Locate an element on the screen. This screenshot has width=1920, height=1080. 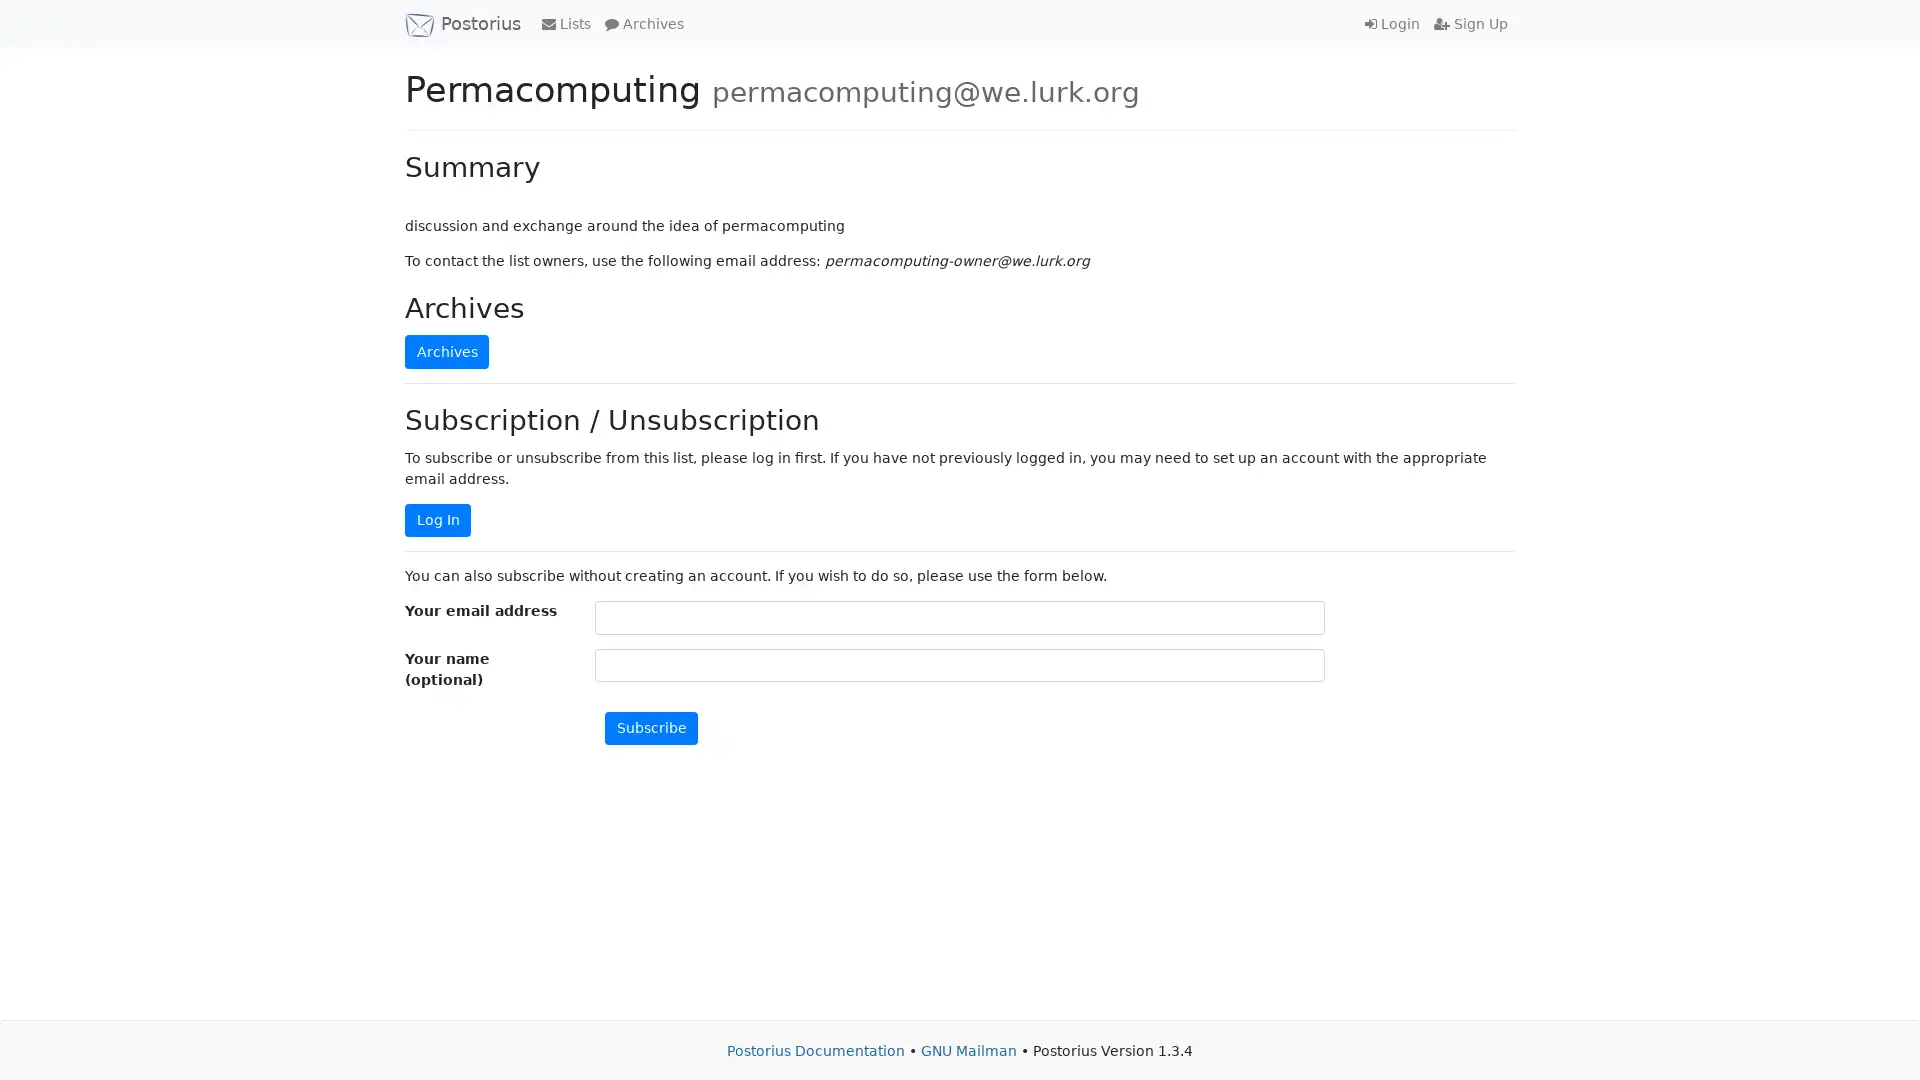
Subscribe is located at coordinates (651, 728).